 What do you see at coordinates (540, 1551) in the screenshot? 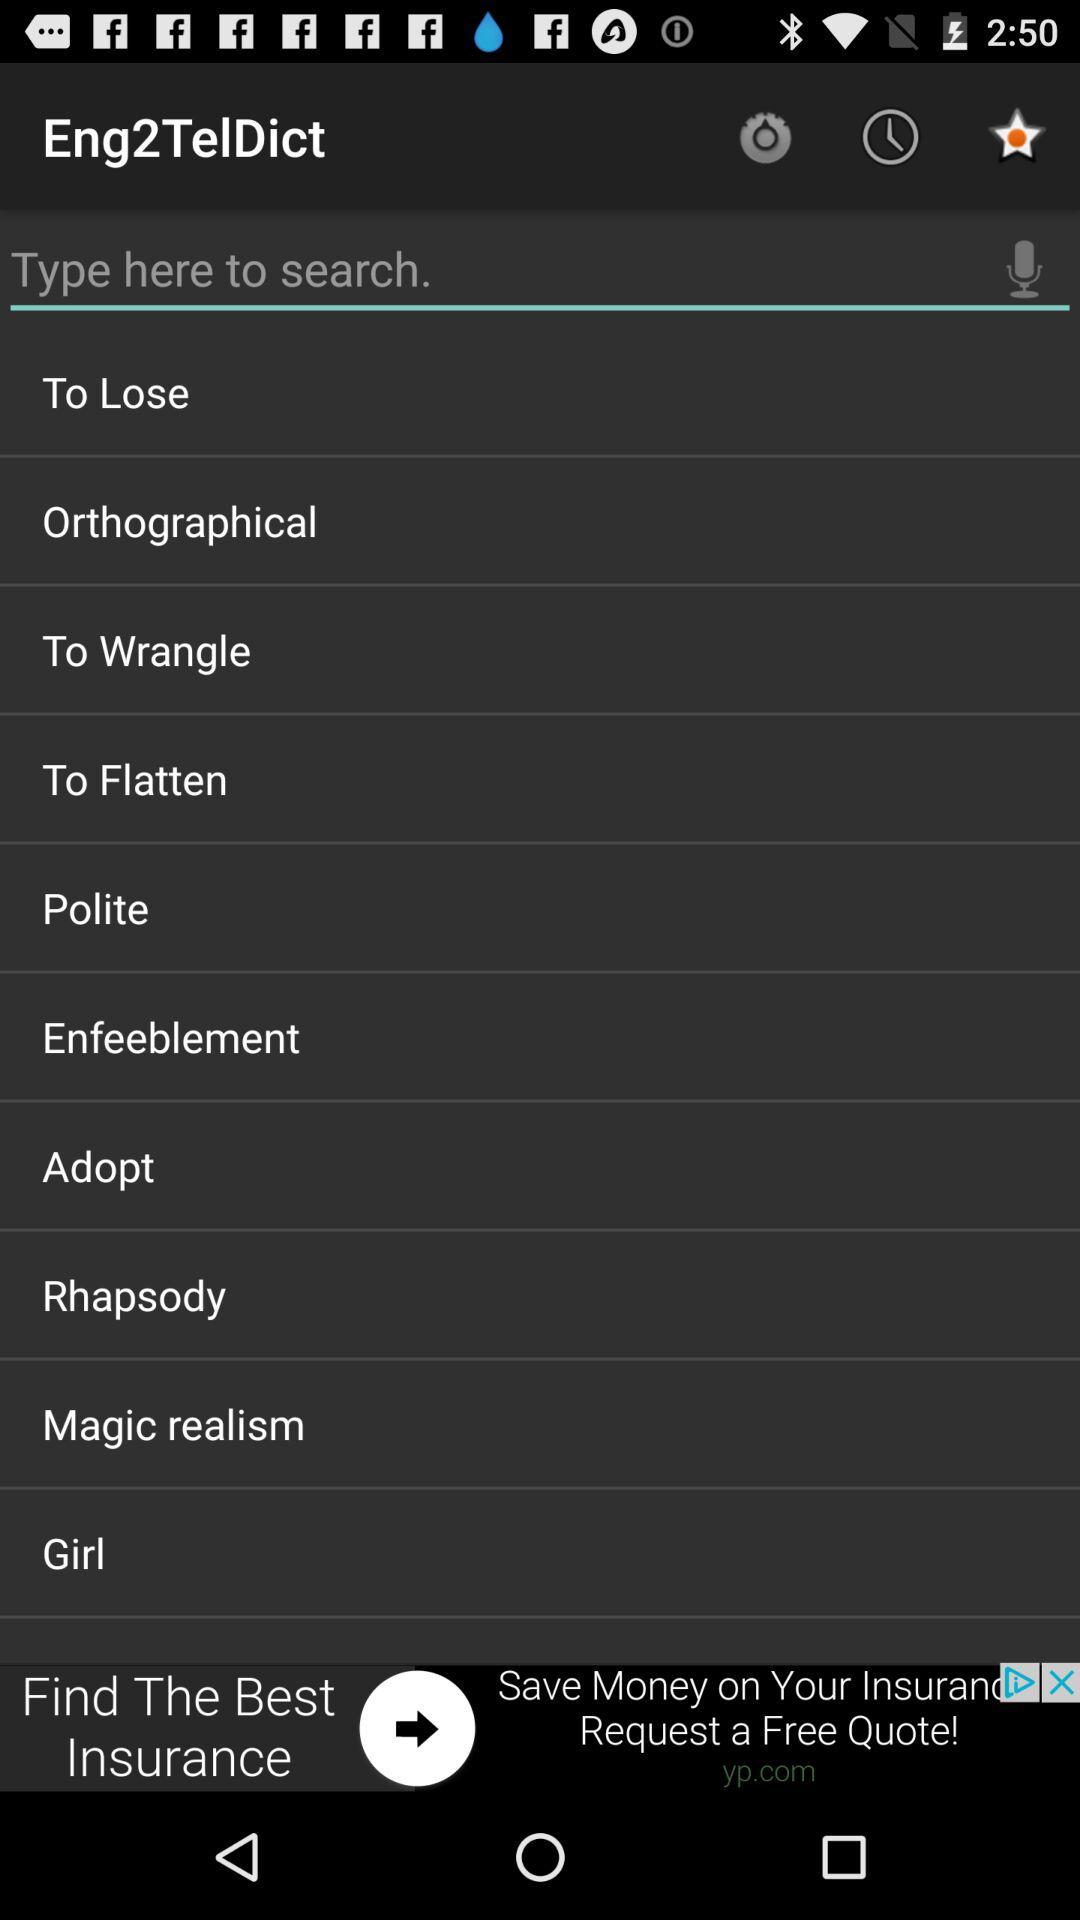
I see `item above wolfdog item` at bounding box center [540, 1551].